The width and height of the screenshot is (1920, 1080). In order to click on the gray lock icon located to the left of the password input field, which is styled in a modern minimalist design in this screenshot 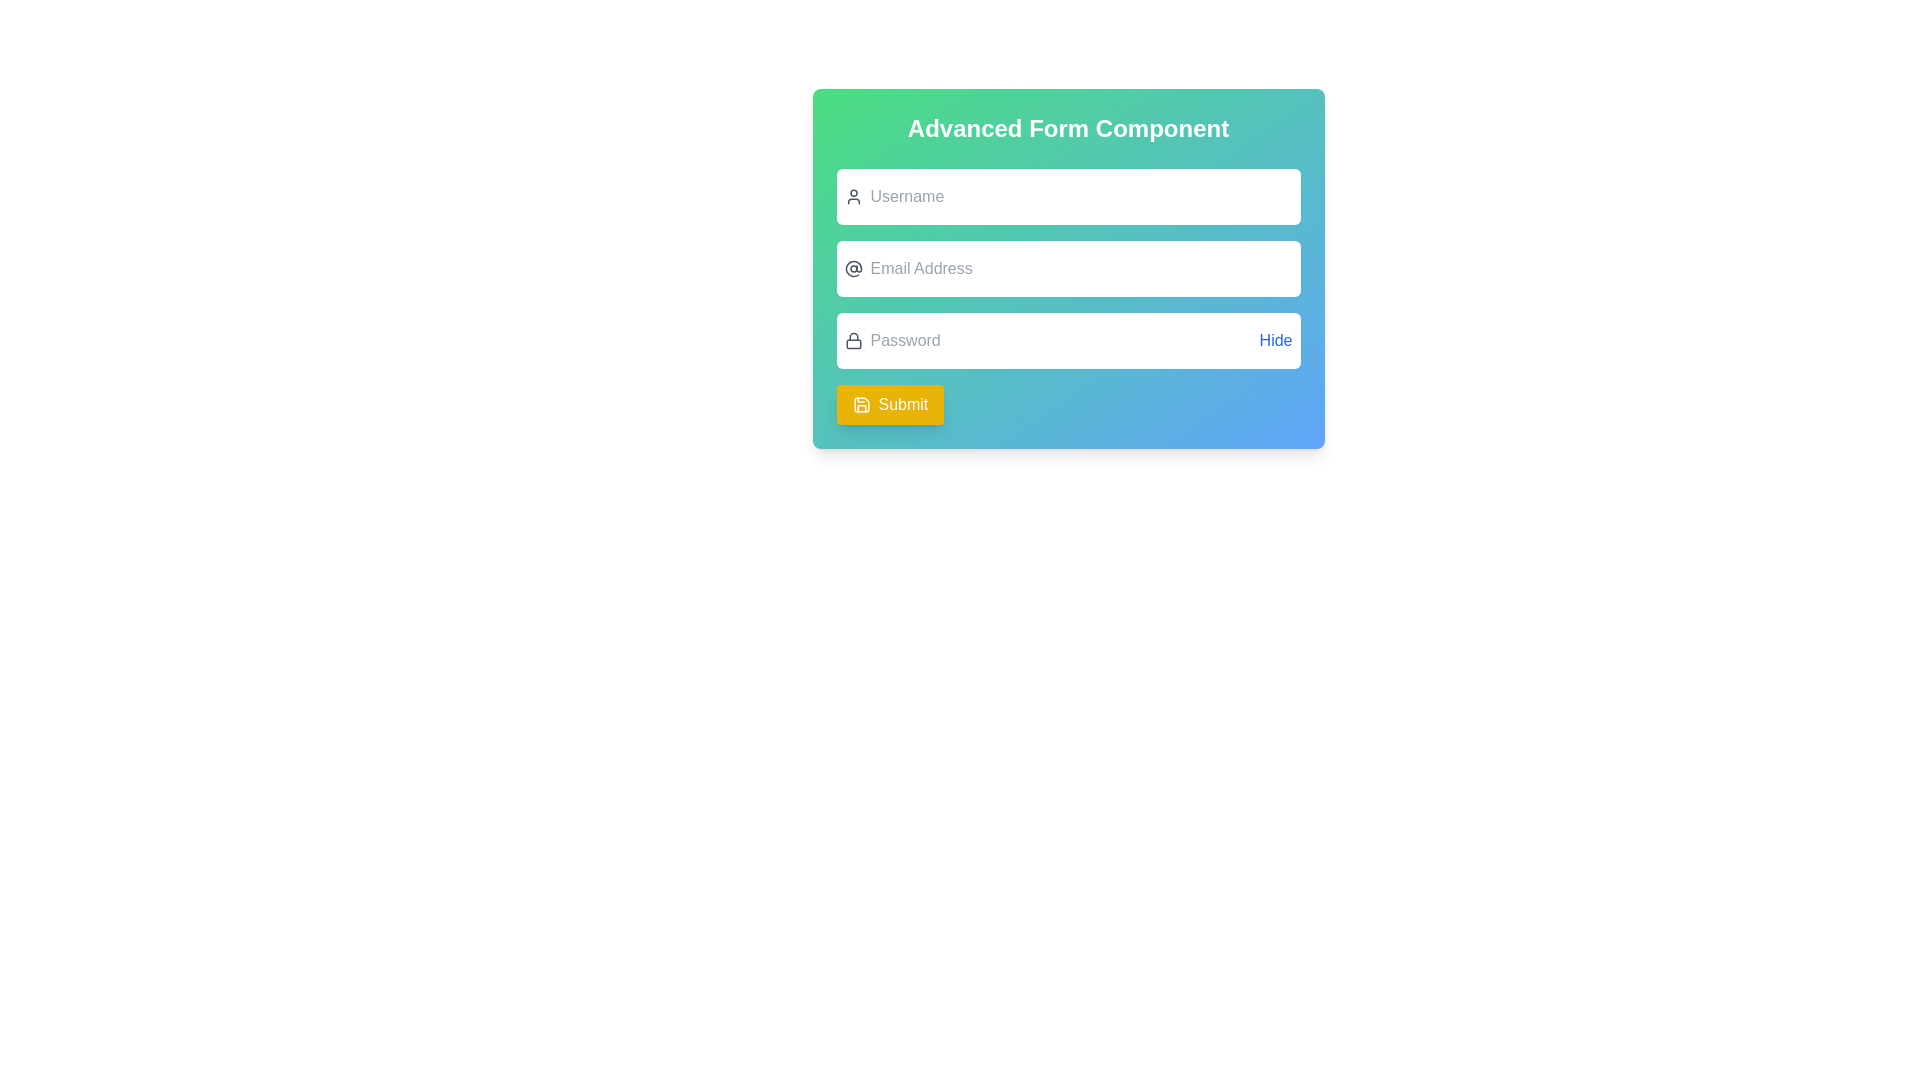, I will do `click(853, 339)`.